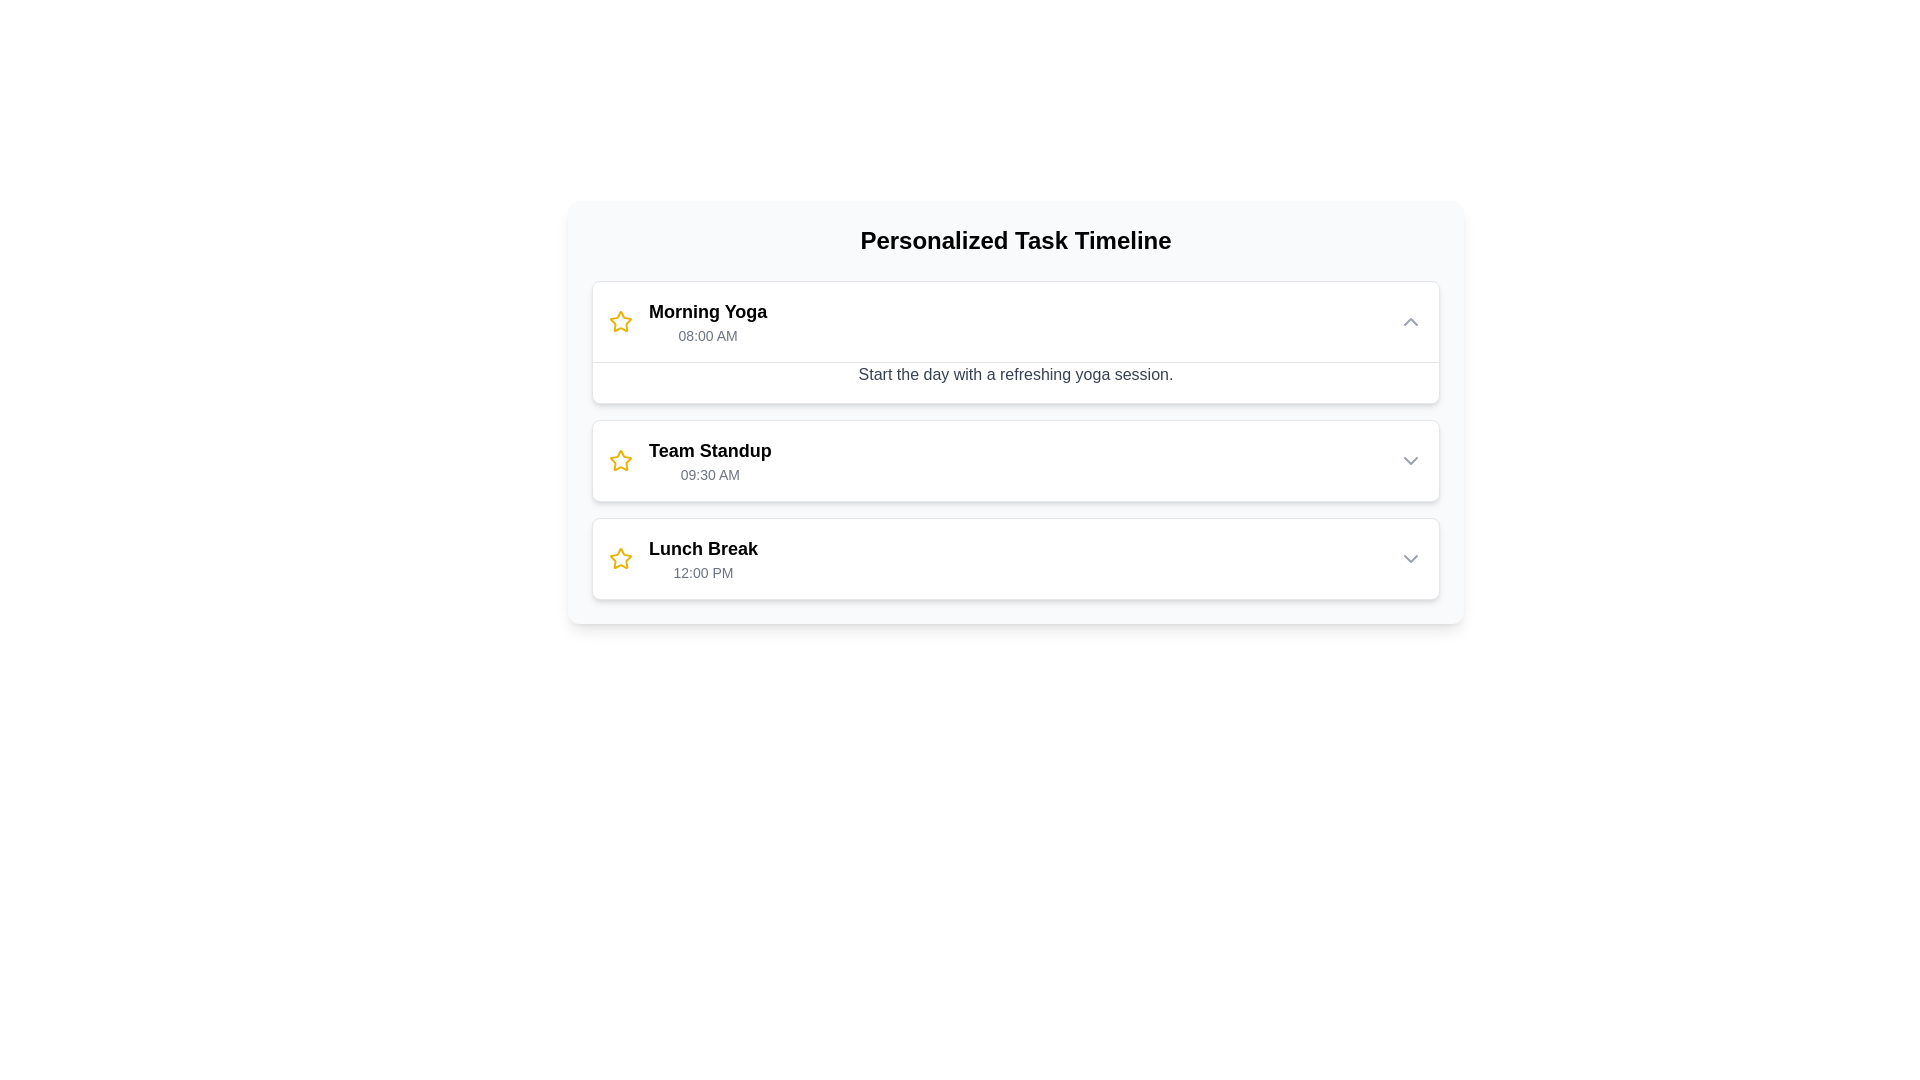 This screenshot has width=1920, height=1080. I want to click on the 'Morning Yoga' text label, so click(708, 312).